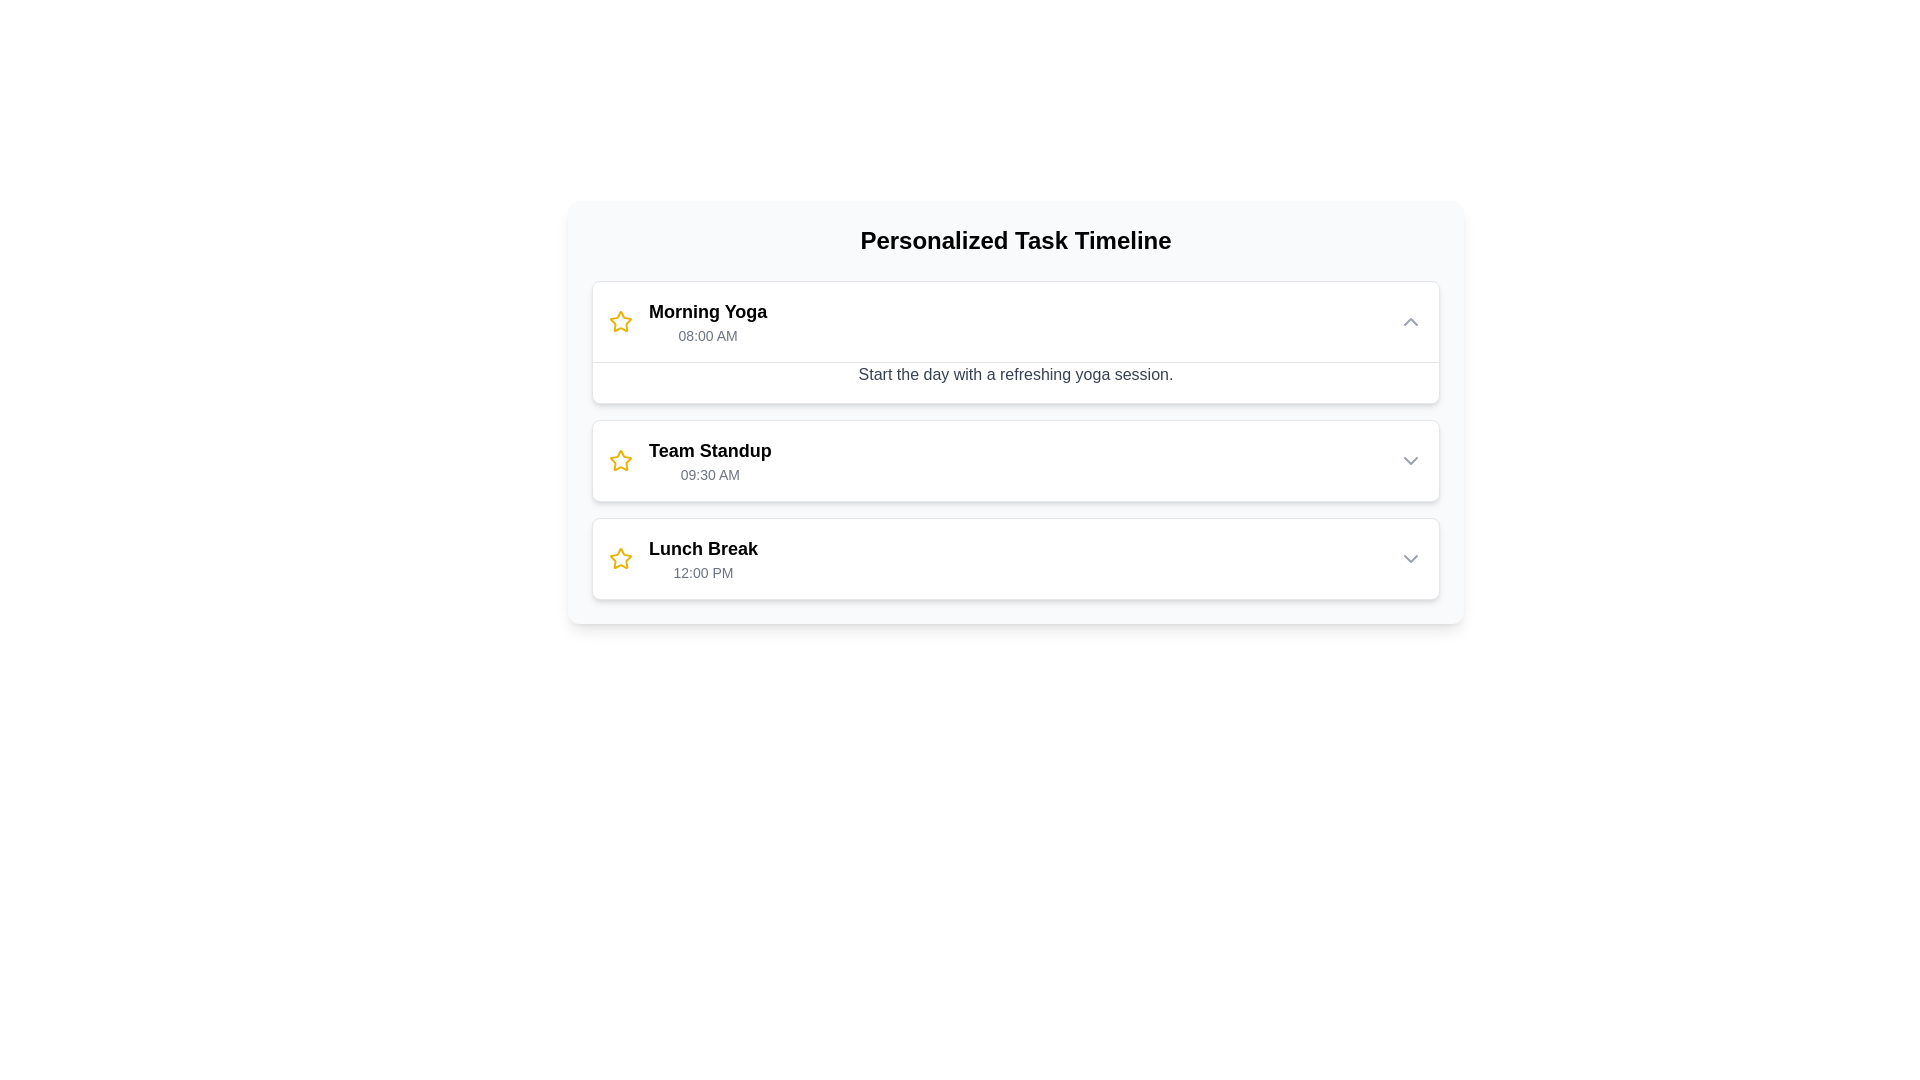 This screenshot has width=1920, height=1080. I want to click on the 'Morning Yoga' text label, so click(708, 312).